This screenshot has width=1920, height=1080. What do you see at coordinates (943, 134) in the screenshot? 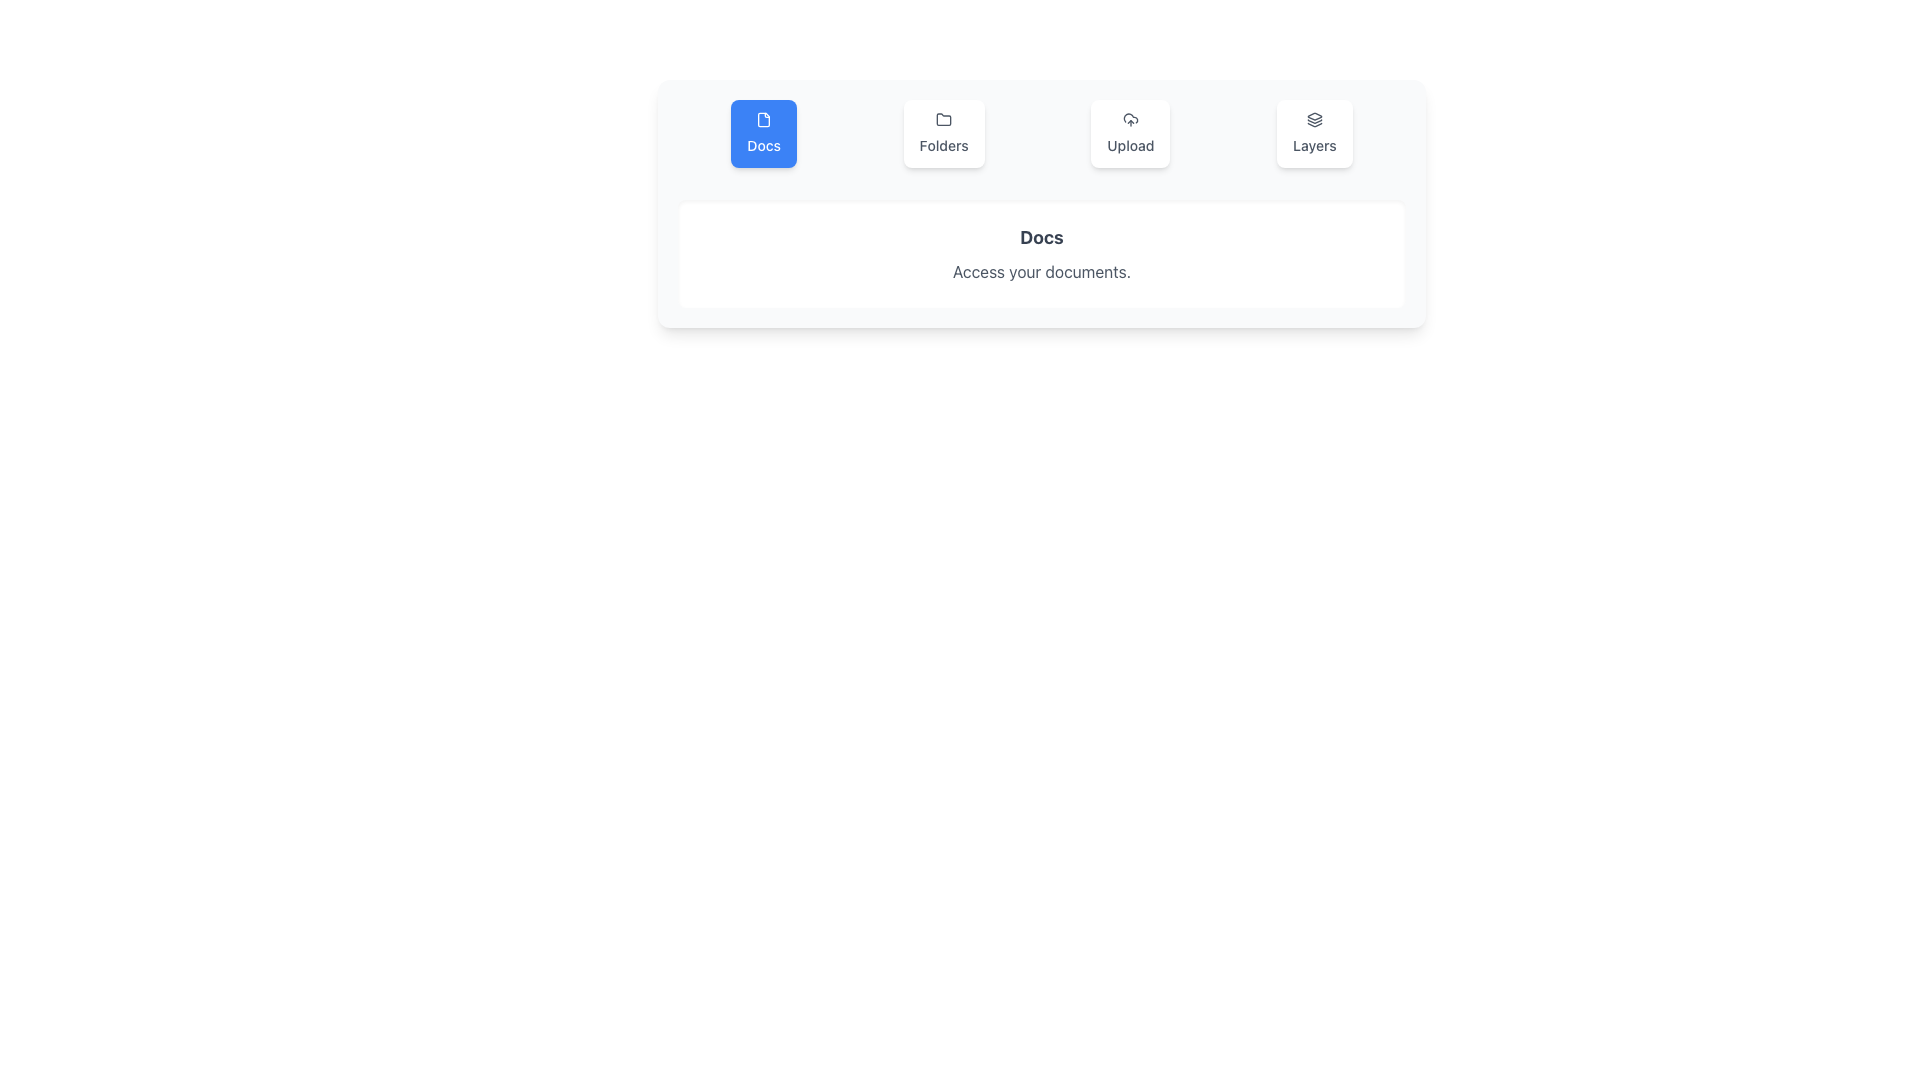
I see `the 'Folders' button, which is a rectangular button with a white background, gray text, and an icon of a folder above the text, located between the 'Docs' button and the 'Upload' button in the toolbar` at bounding box center [943, 134].